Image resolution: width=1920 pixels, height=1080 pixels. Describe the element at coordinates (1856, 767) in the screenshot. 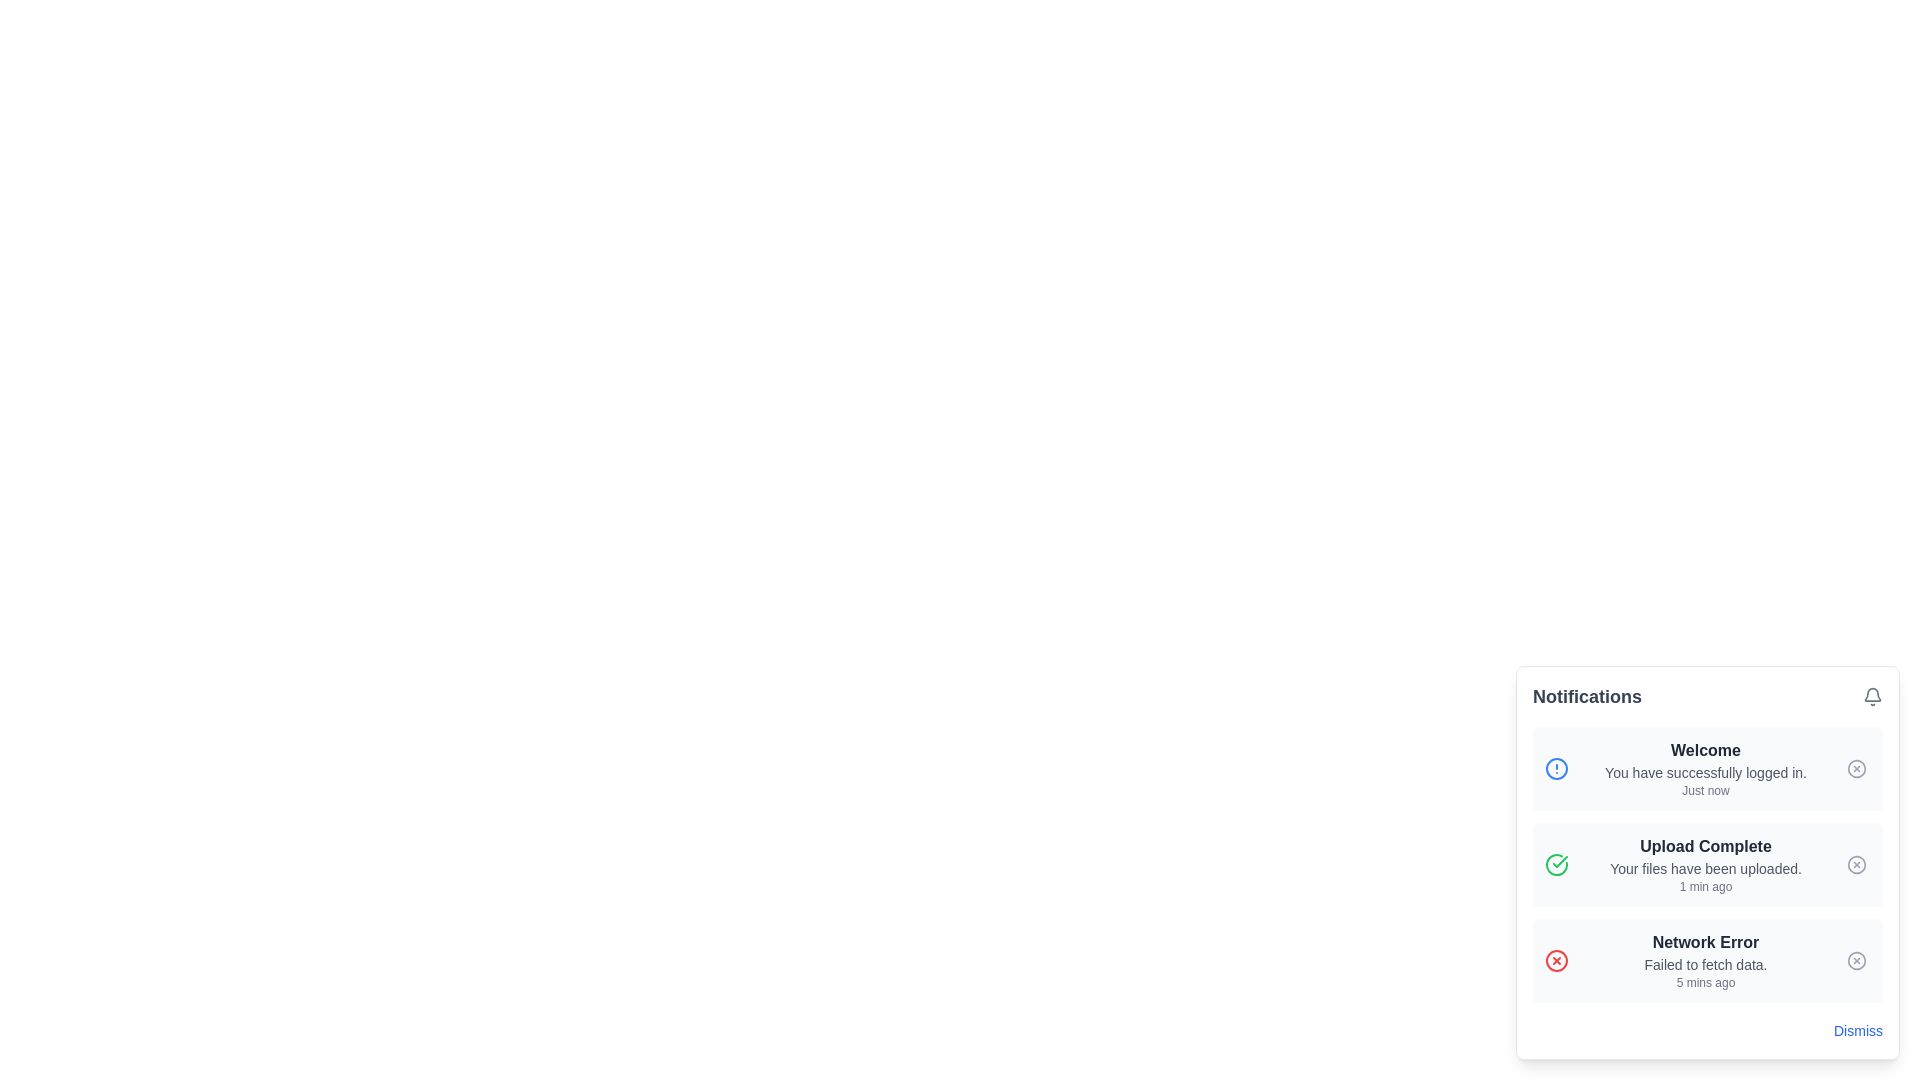

I see `the small, circular gray button with an 'X' symbol in the top-right corner of the 'Welcome' notification card` at that location.